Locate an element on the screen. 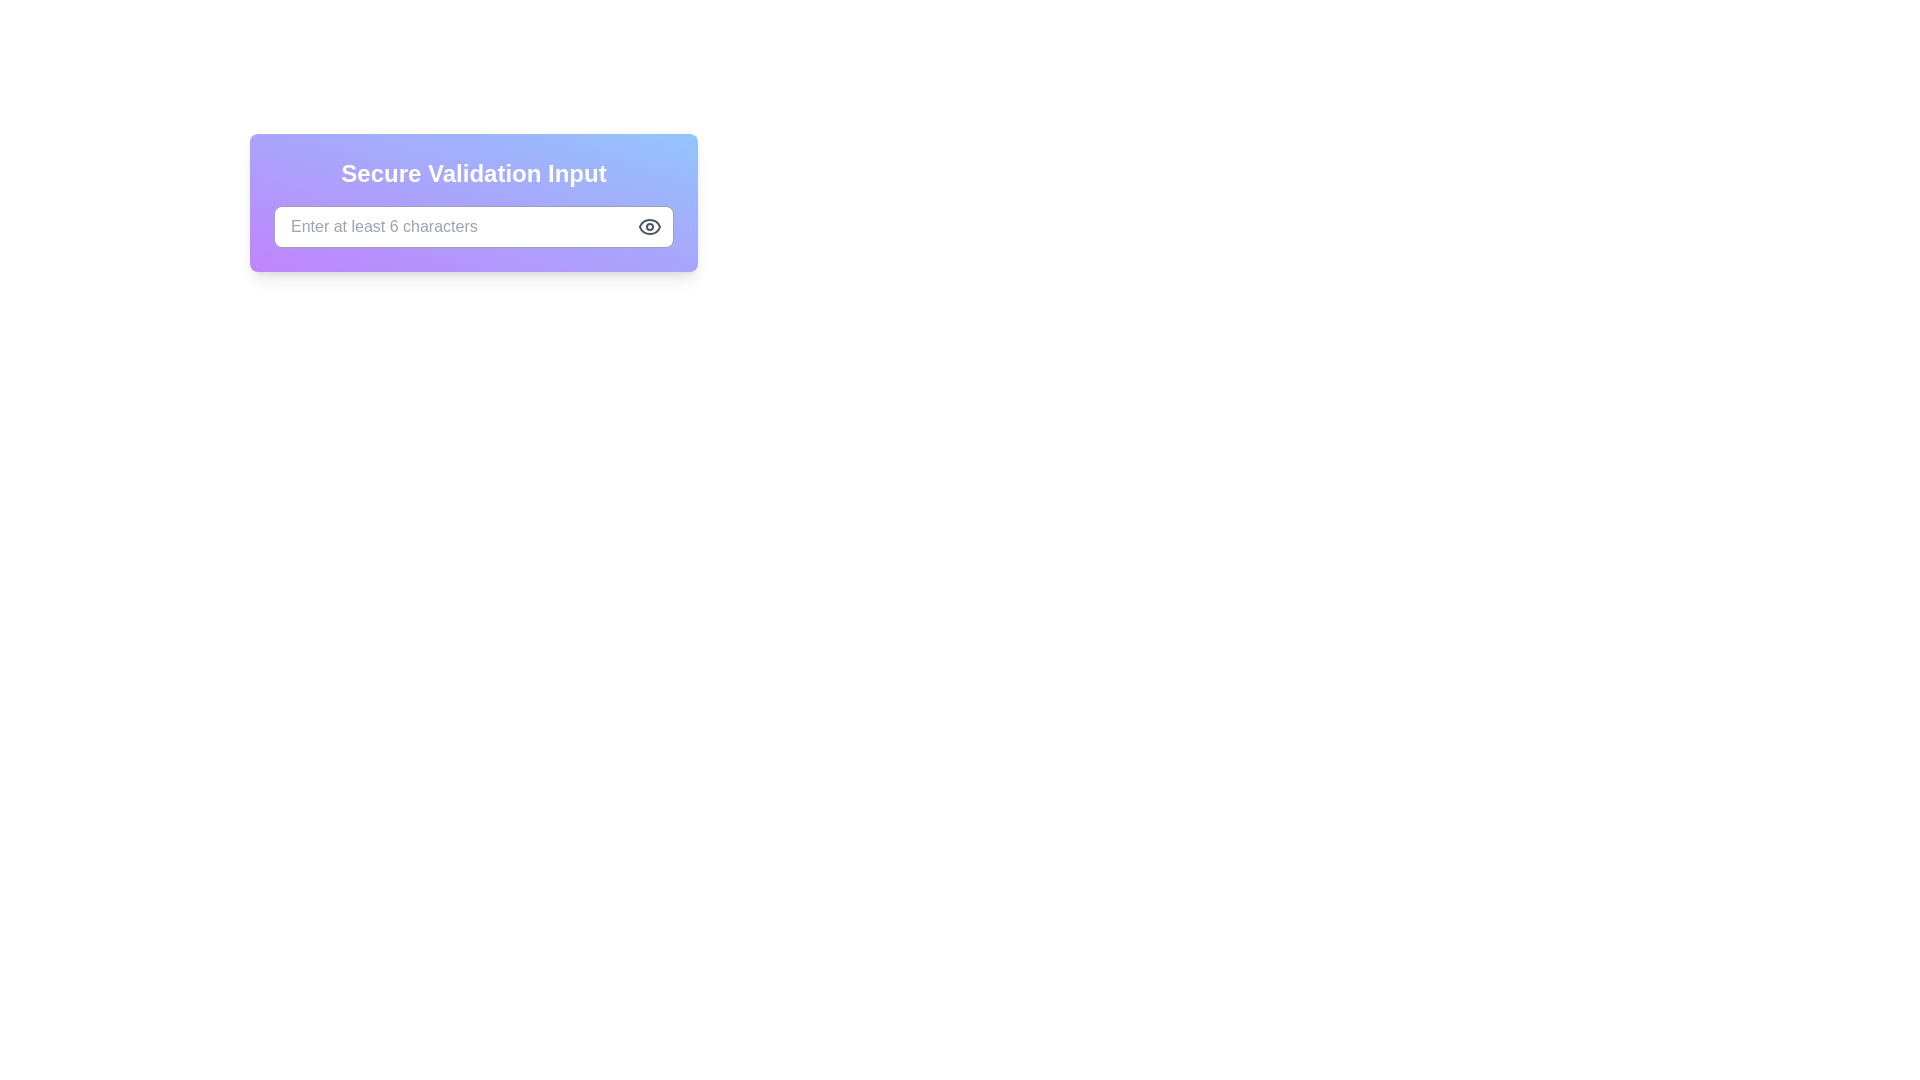 The width and height of the screenshot is (1920, 1080). the centered title text labeled 'Secure Validation Input', which is styled in bold white font against a gradient background is located at coordinates (473, 172).